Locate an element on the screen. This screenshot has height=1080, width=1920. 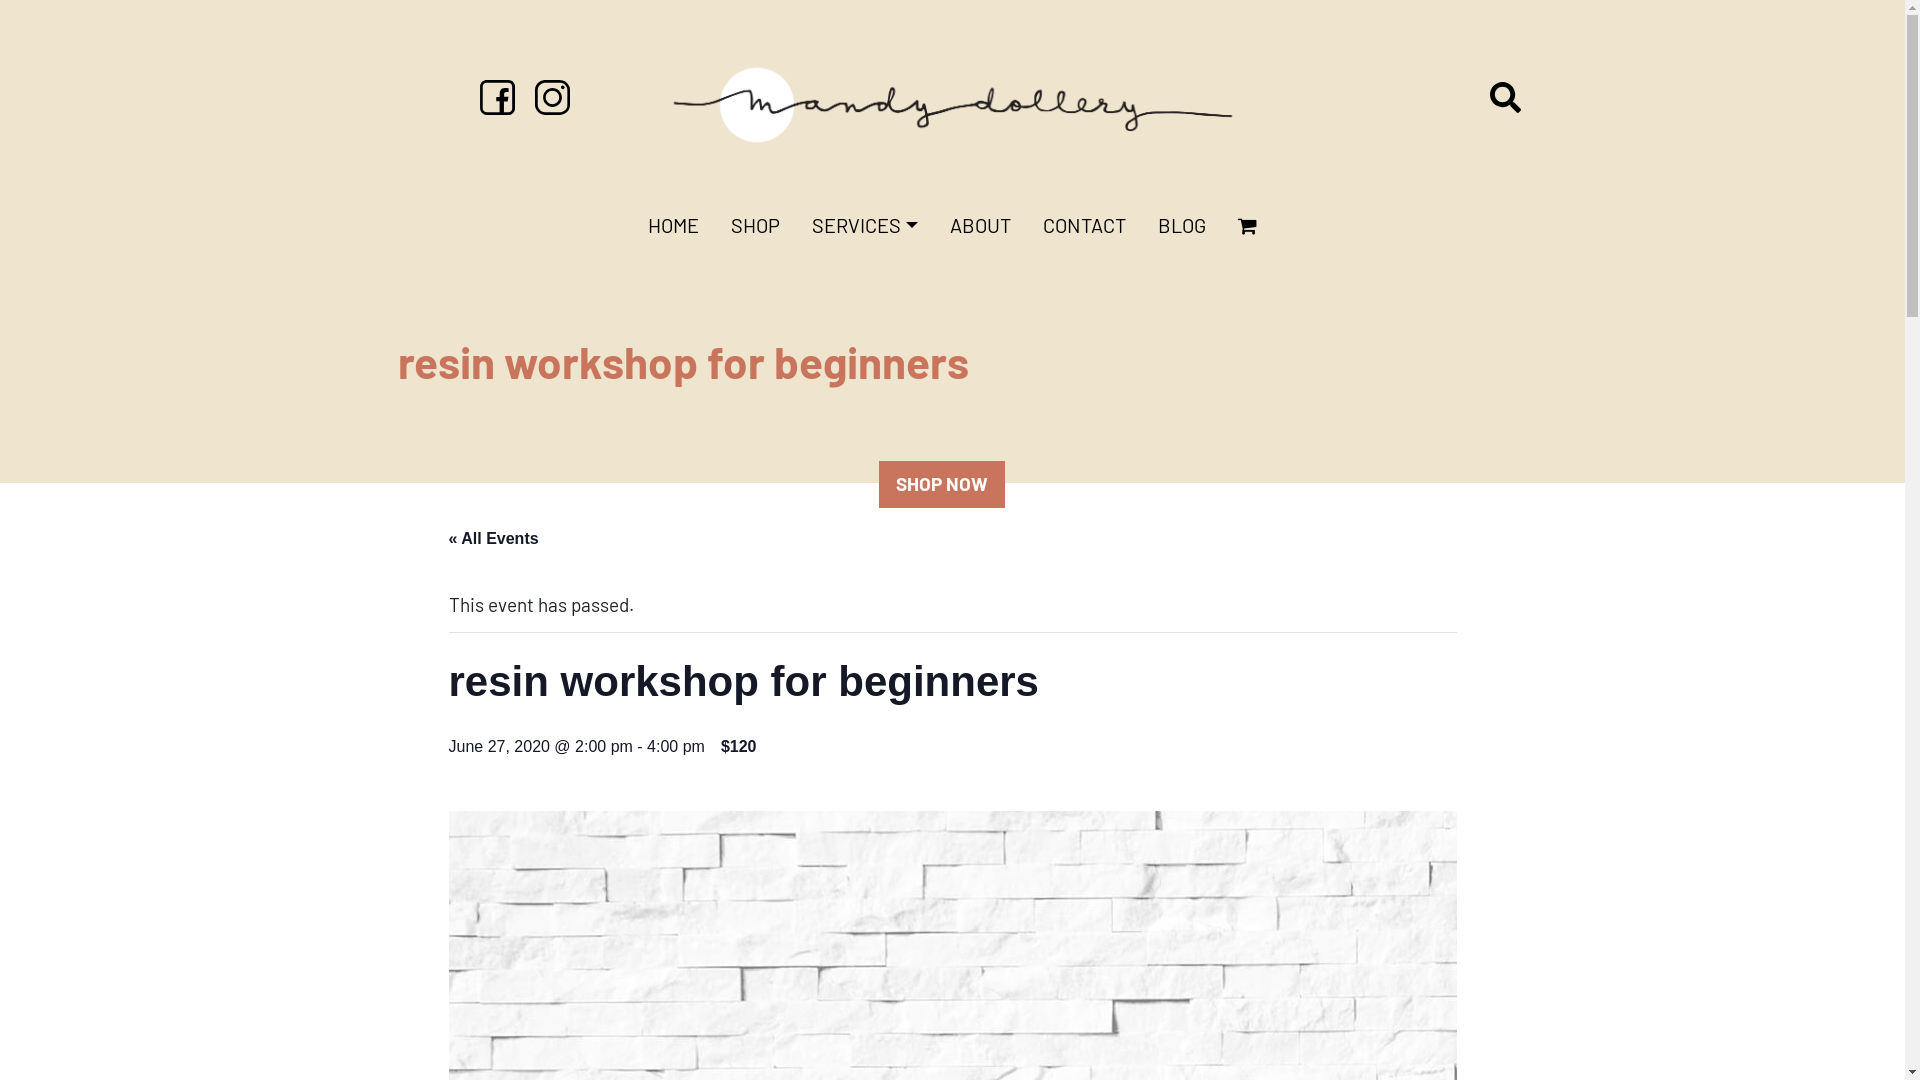
'Facebook' is located at coordinates (497, 94).